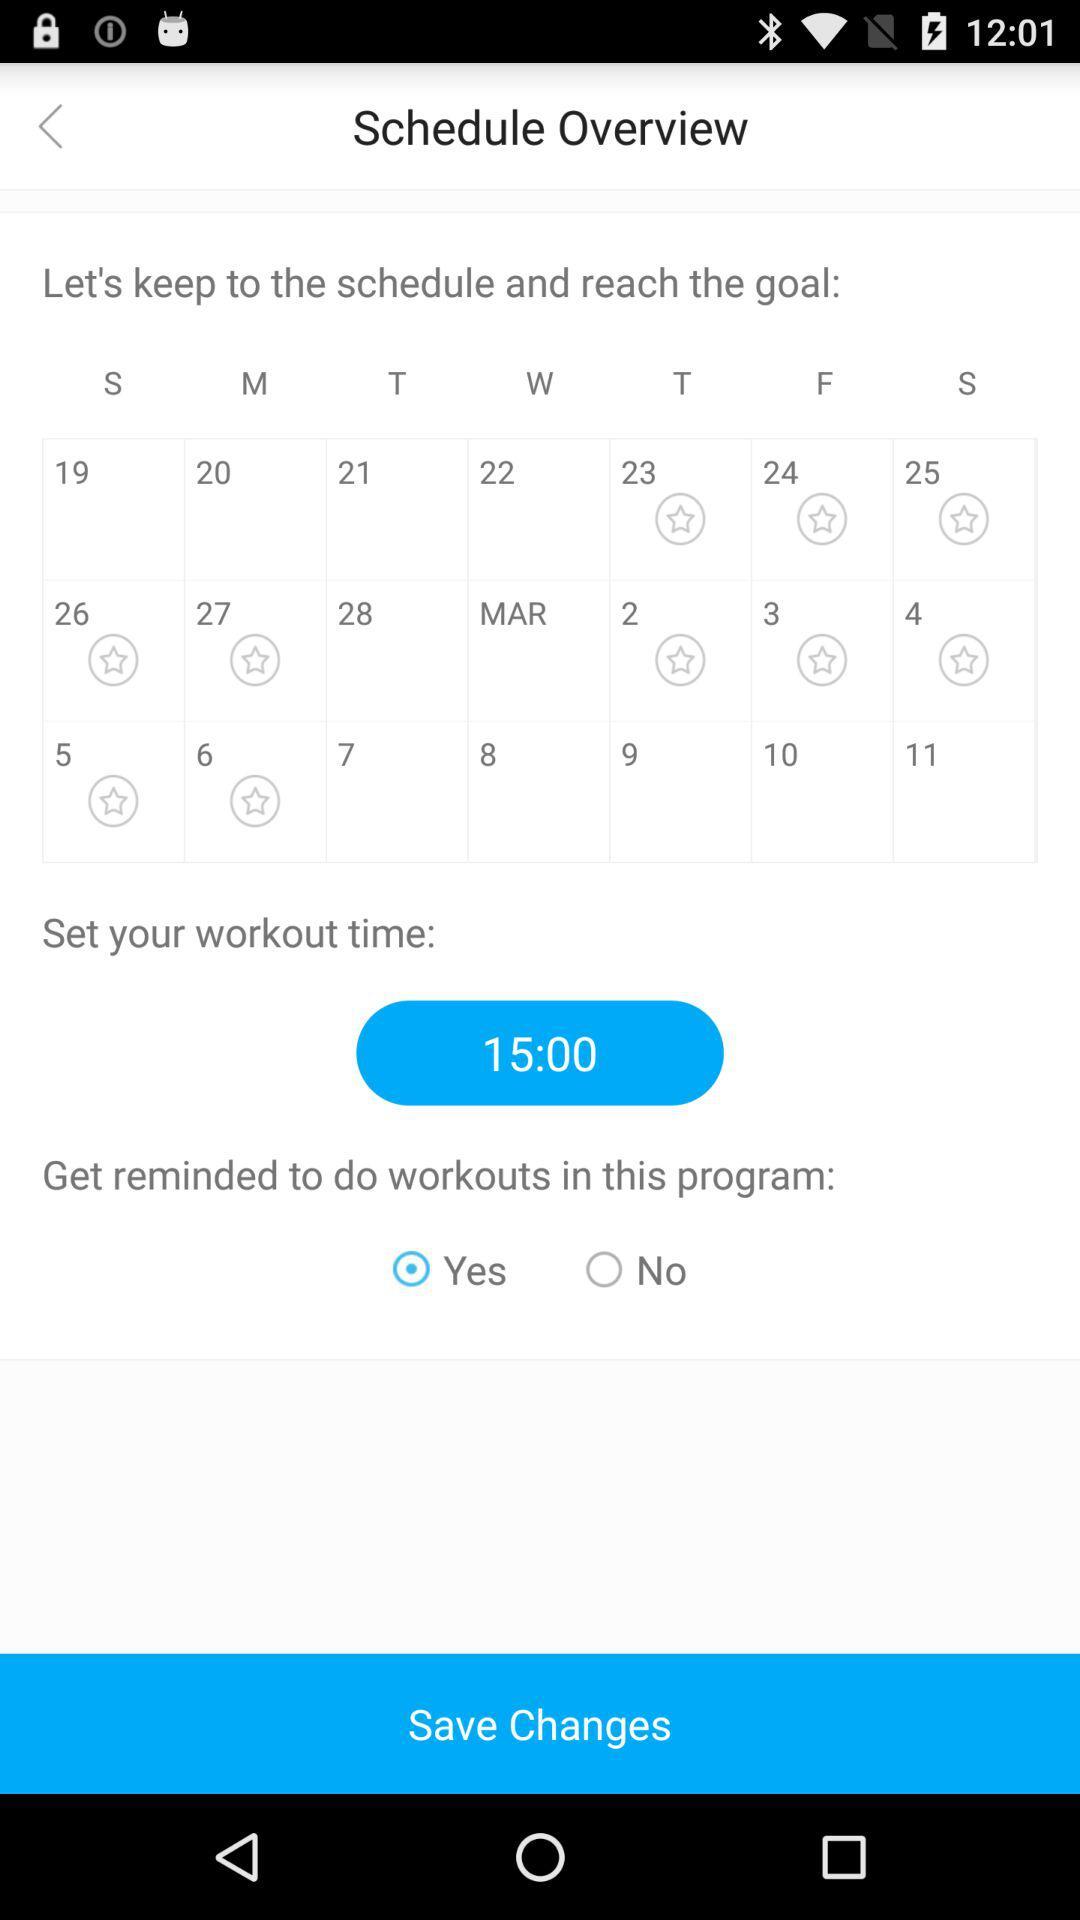 The image size is (1080, 1920). What do you see at coordinates (540, 1052) in the screenshot?
I see `the time 1500` at bounding box center [540, 1052].